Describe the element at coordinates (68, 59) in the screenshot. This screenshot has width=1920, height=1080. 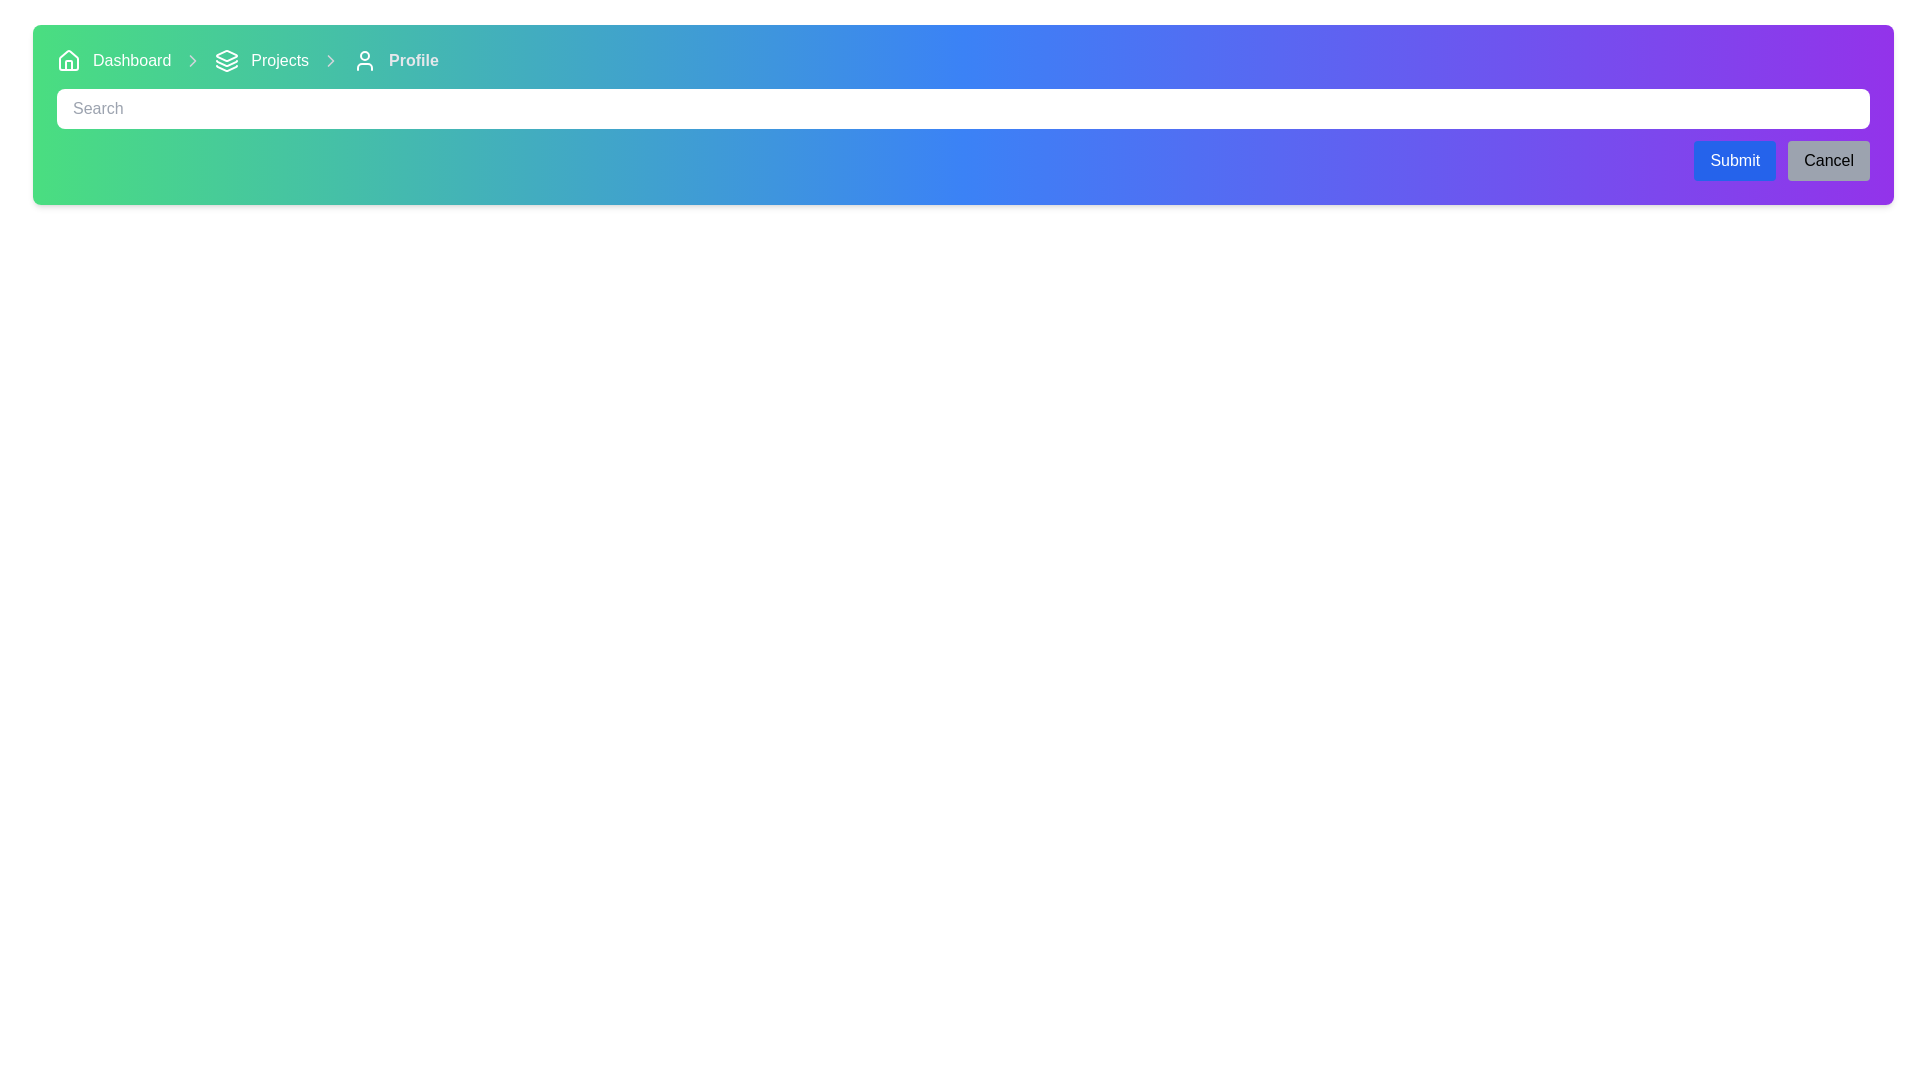
I see `keyboard navigation` at that location.